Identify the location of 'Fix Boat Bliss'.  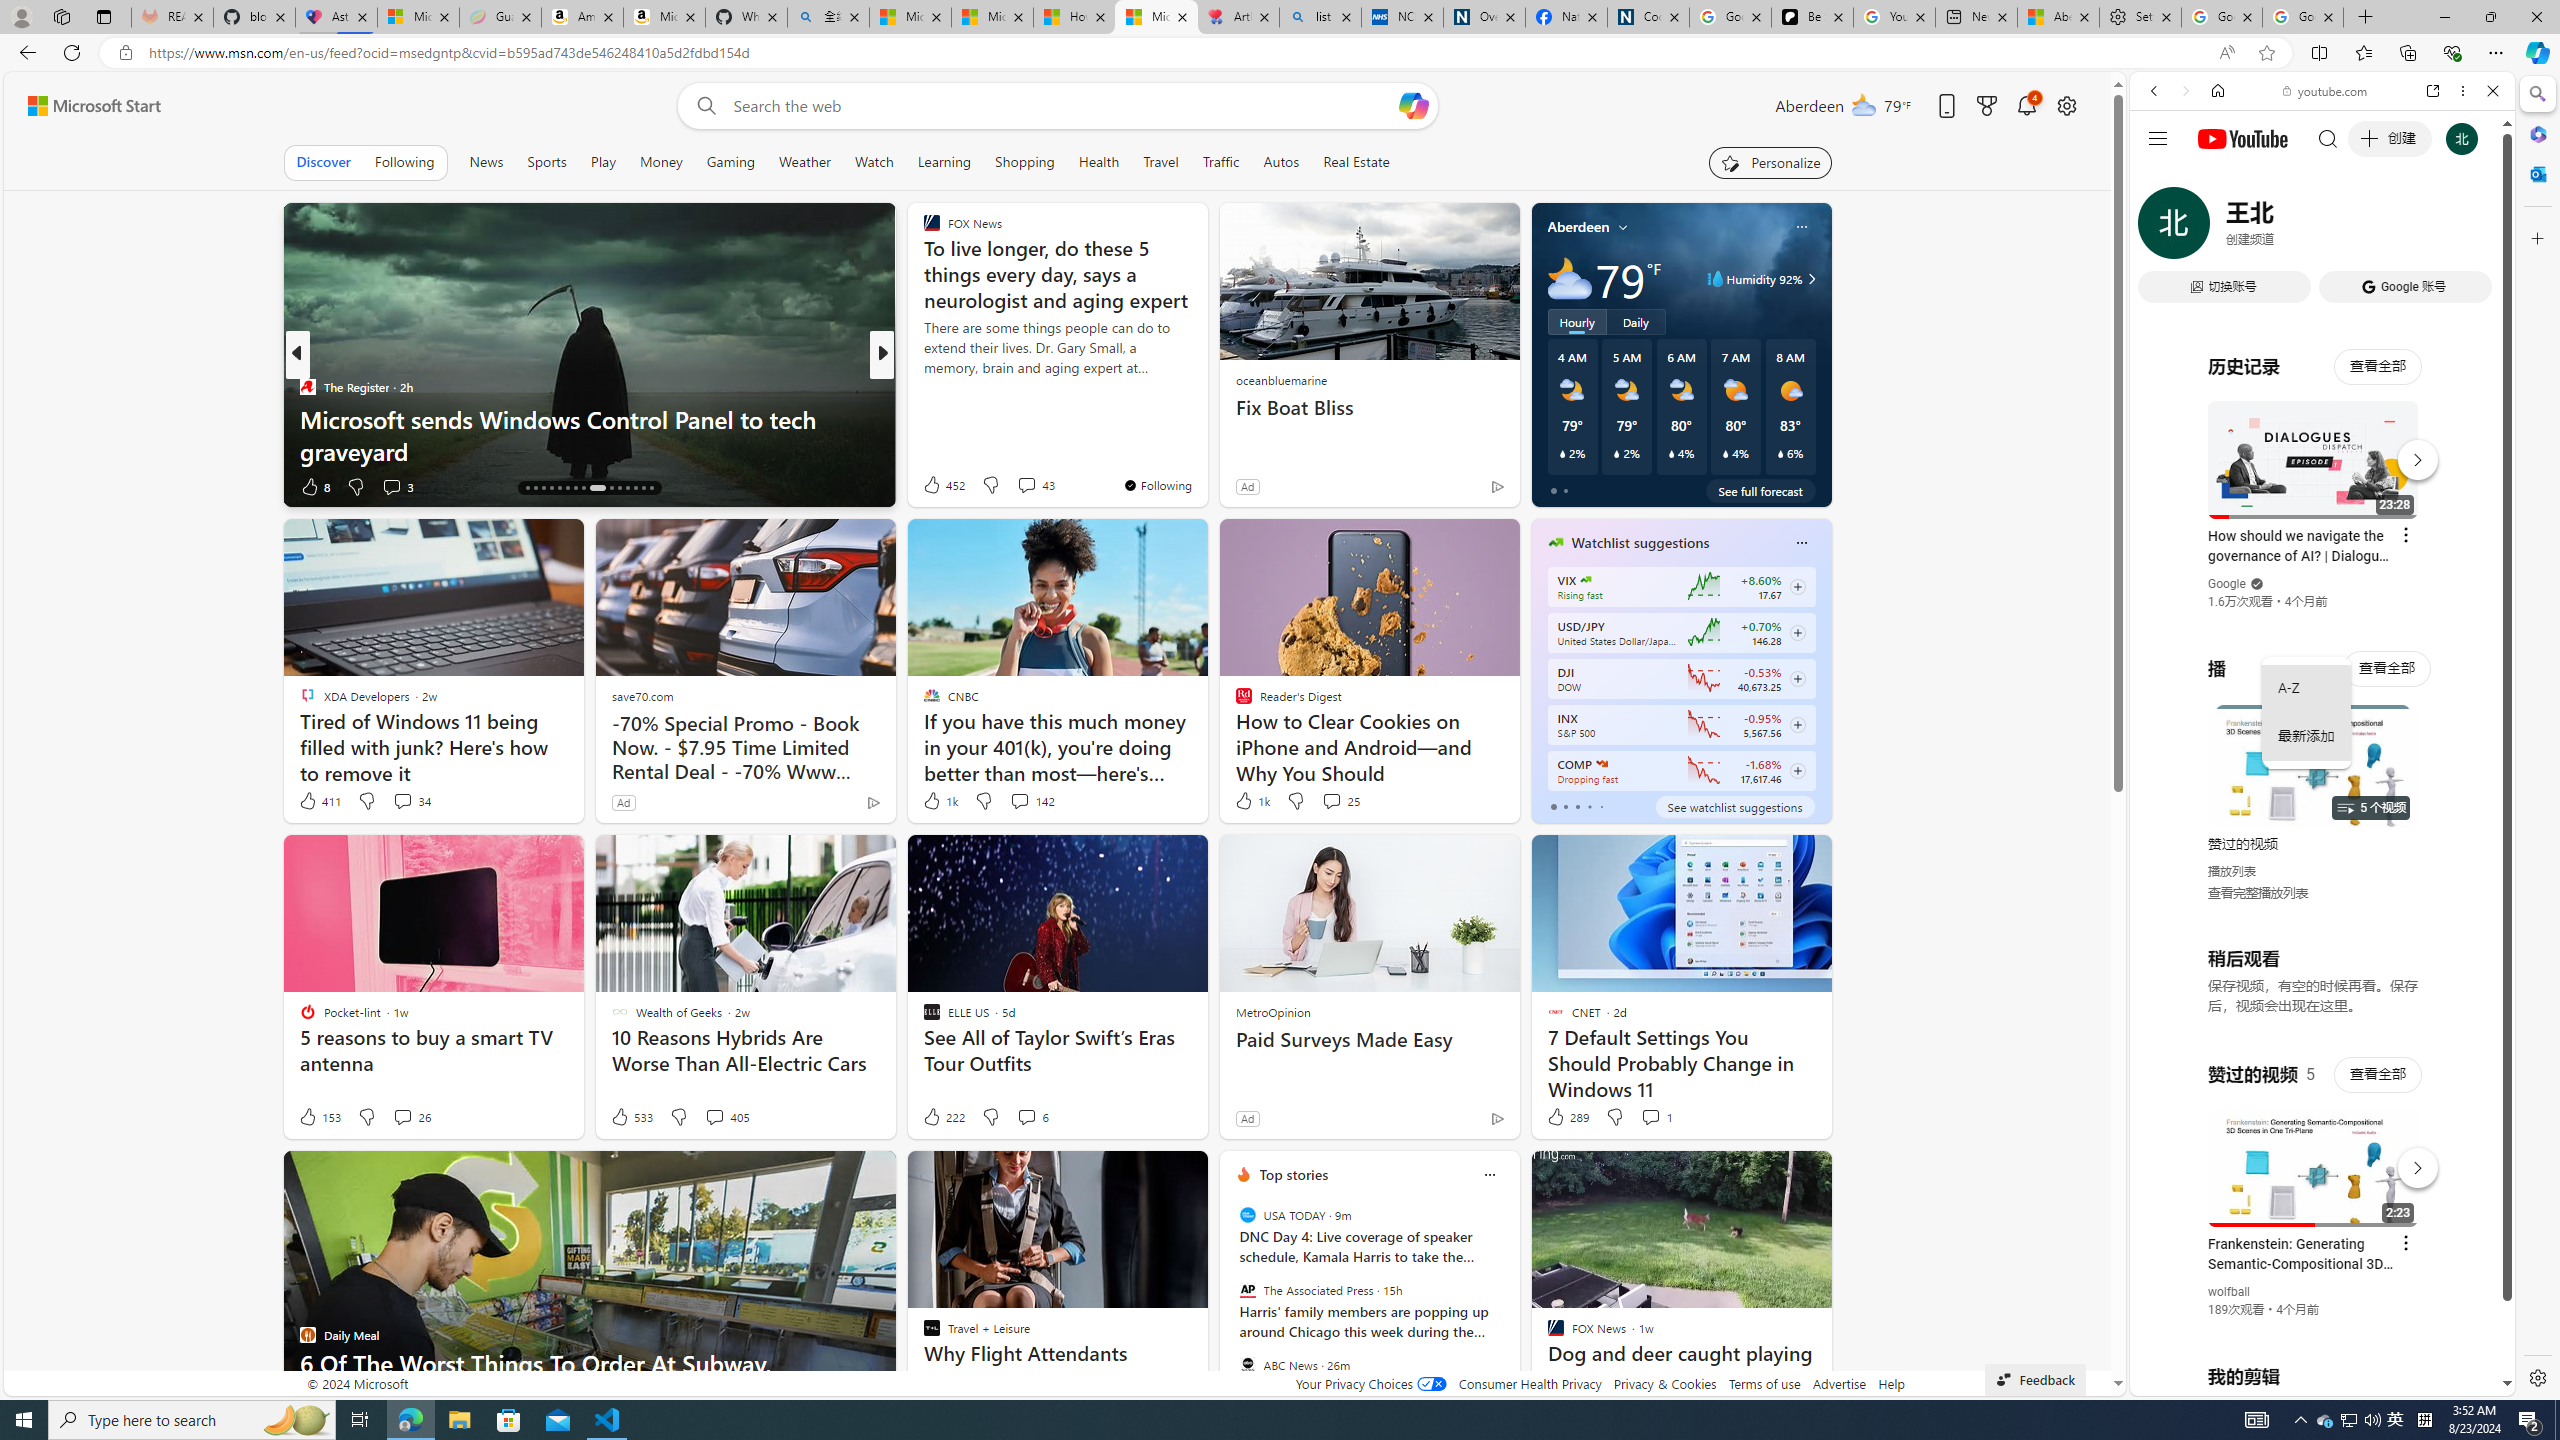
(1369, 407).